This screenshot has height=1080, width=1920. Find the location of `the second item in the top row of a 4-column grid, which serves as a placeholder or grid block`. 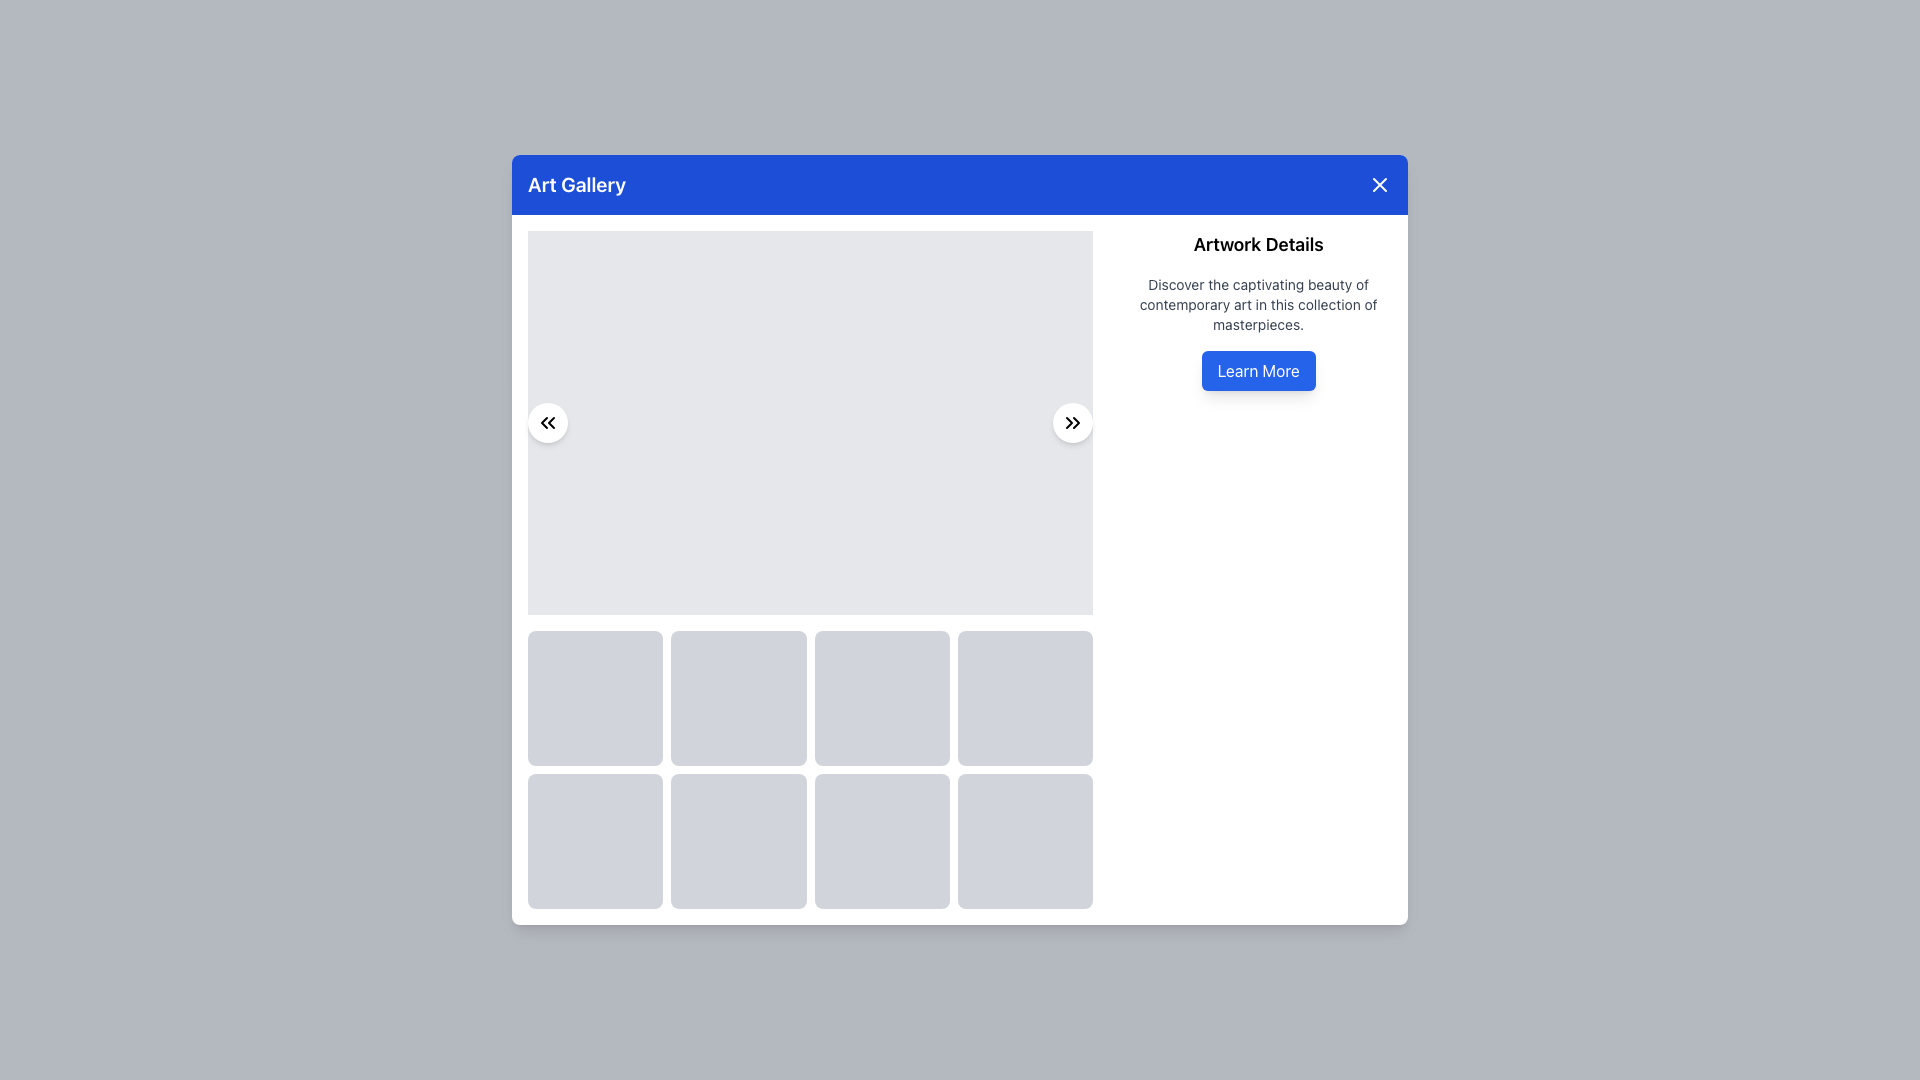

the second item in the top row of a 4-column grid, which serves as a placeholder or grid block is located at coordinates (738, 697).